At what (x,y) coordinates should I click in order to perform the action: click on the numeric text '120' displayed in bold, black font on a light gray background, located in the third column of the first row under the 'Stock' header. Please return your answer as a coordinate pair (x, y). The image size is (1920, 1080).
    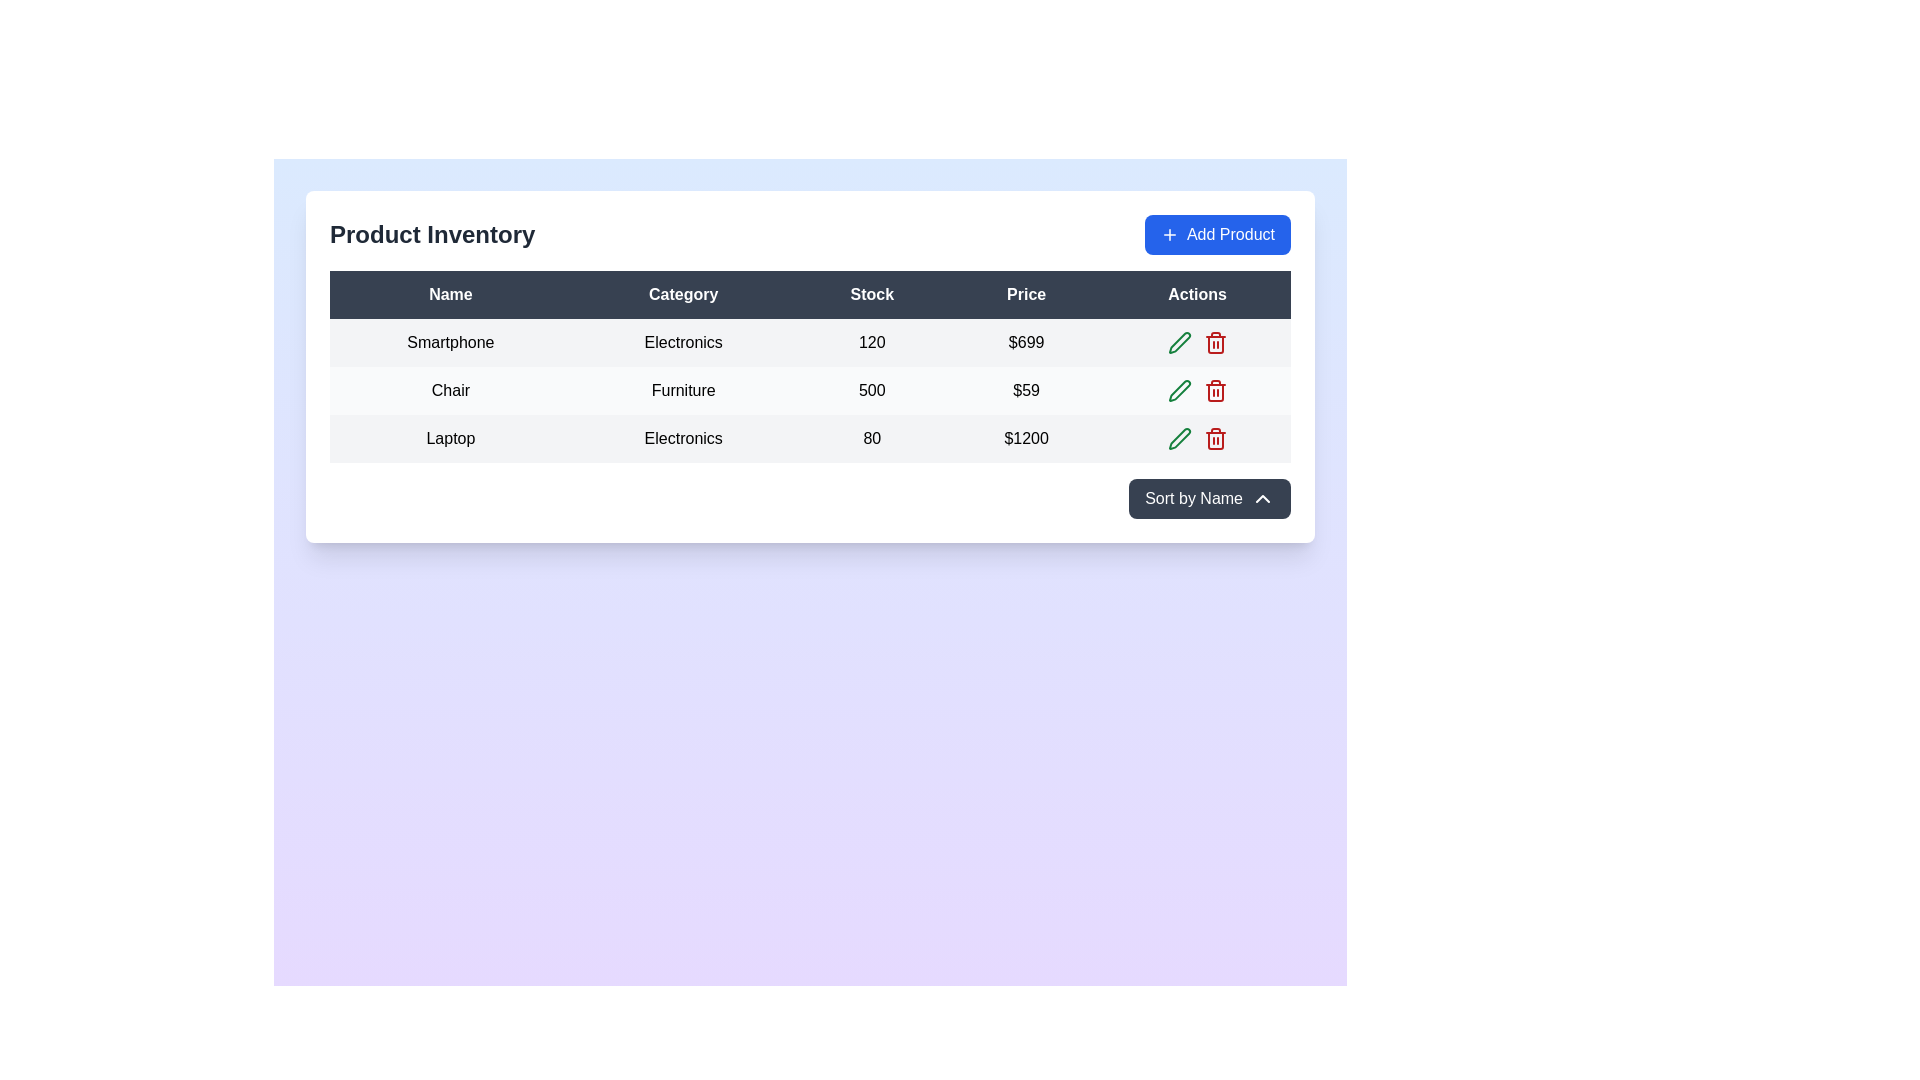
    Looking at the image, I should click on (872, 342).